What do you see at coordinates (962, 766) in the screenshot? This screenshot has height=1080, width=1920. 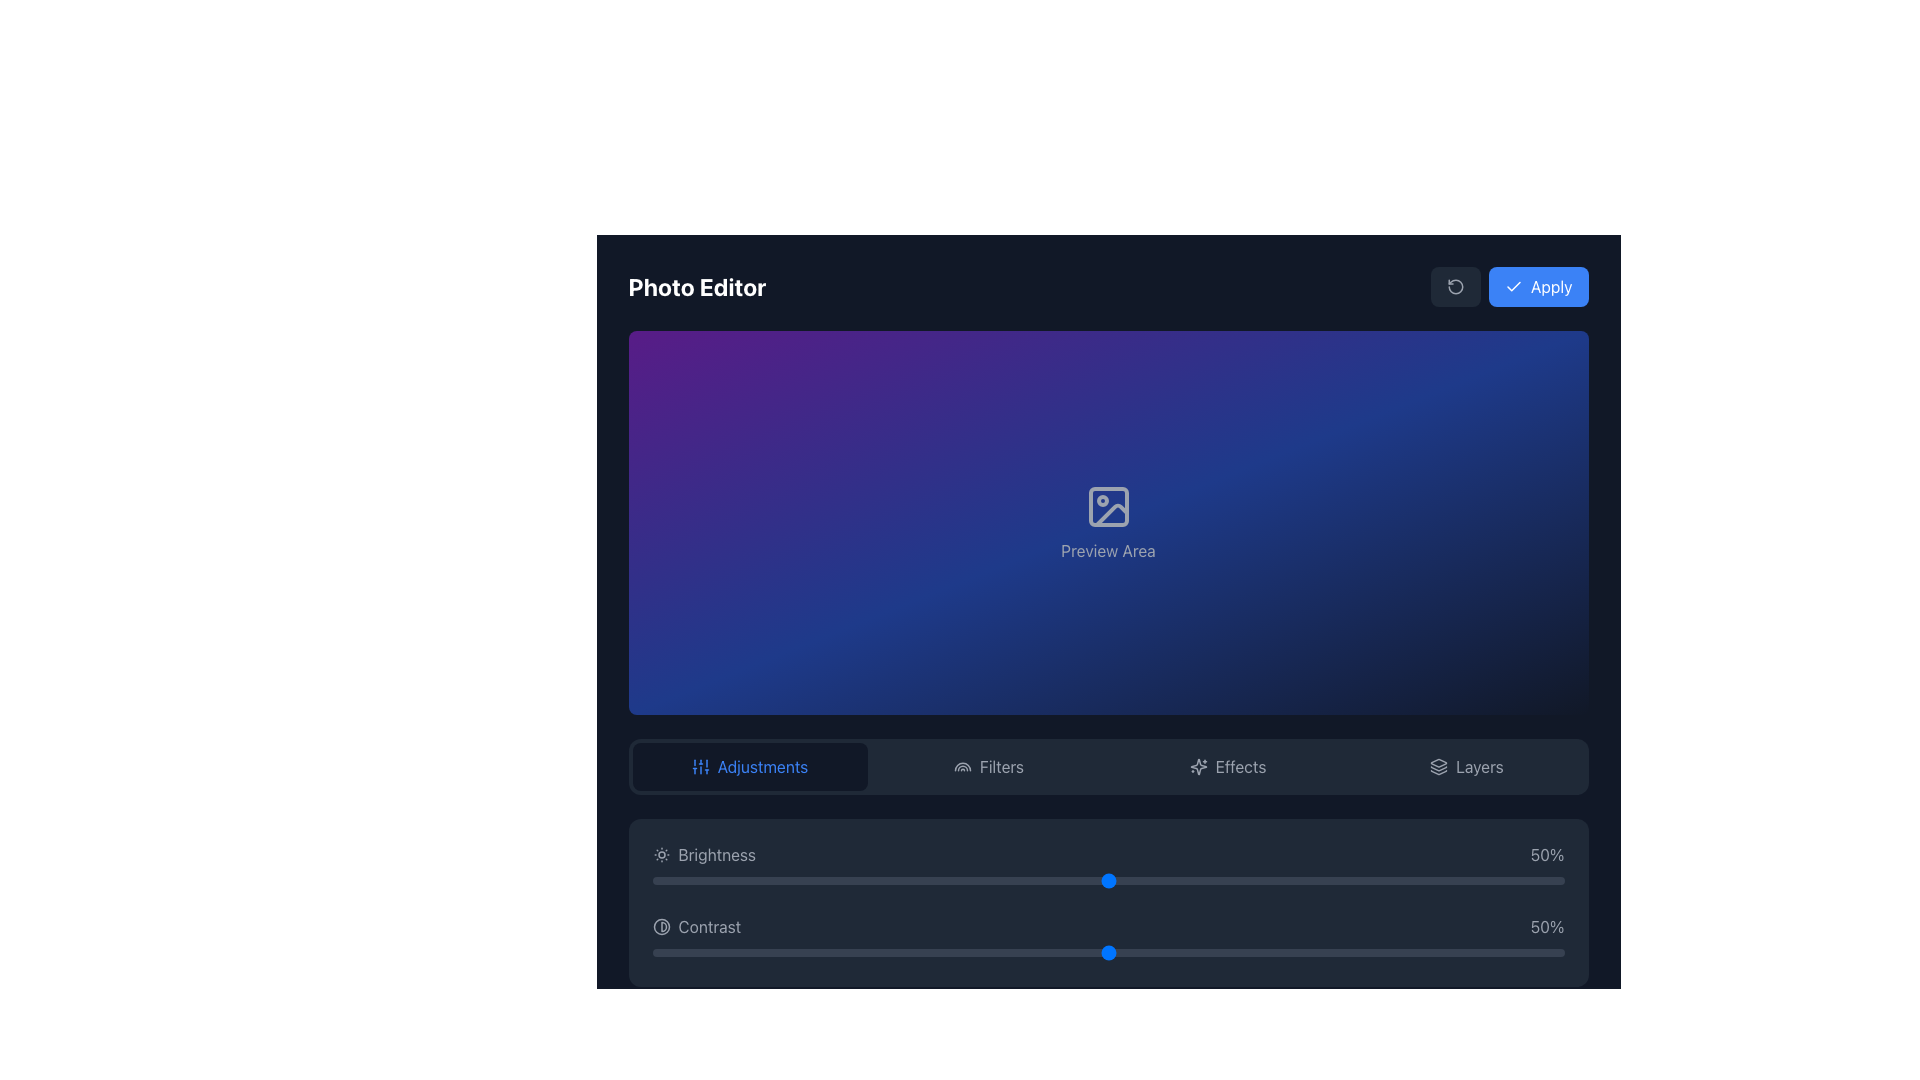 I see `the 'Filters' icon in the bottom navigation bar of the photo editor, which indicates the filters functionality to the user` at bounding box center [962, 766].